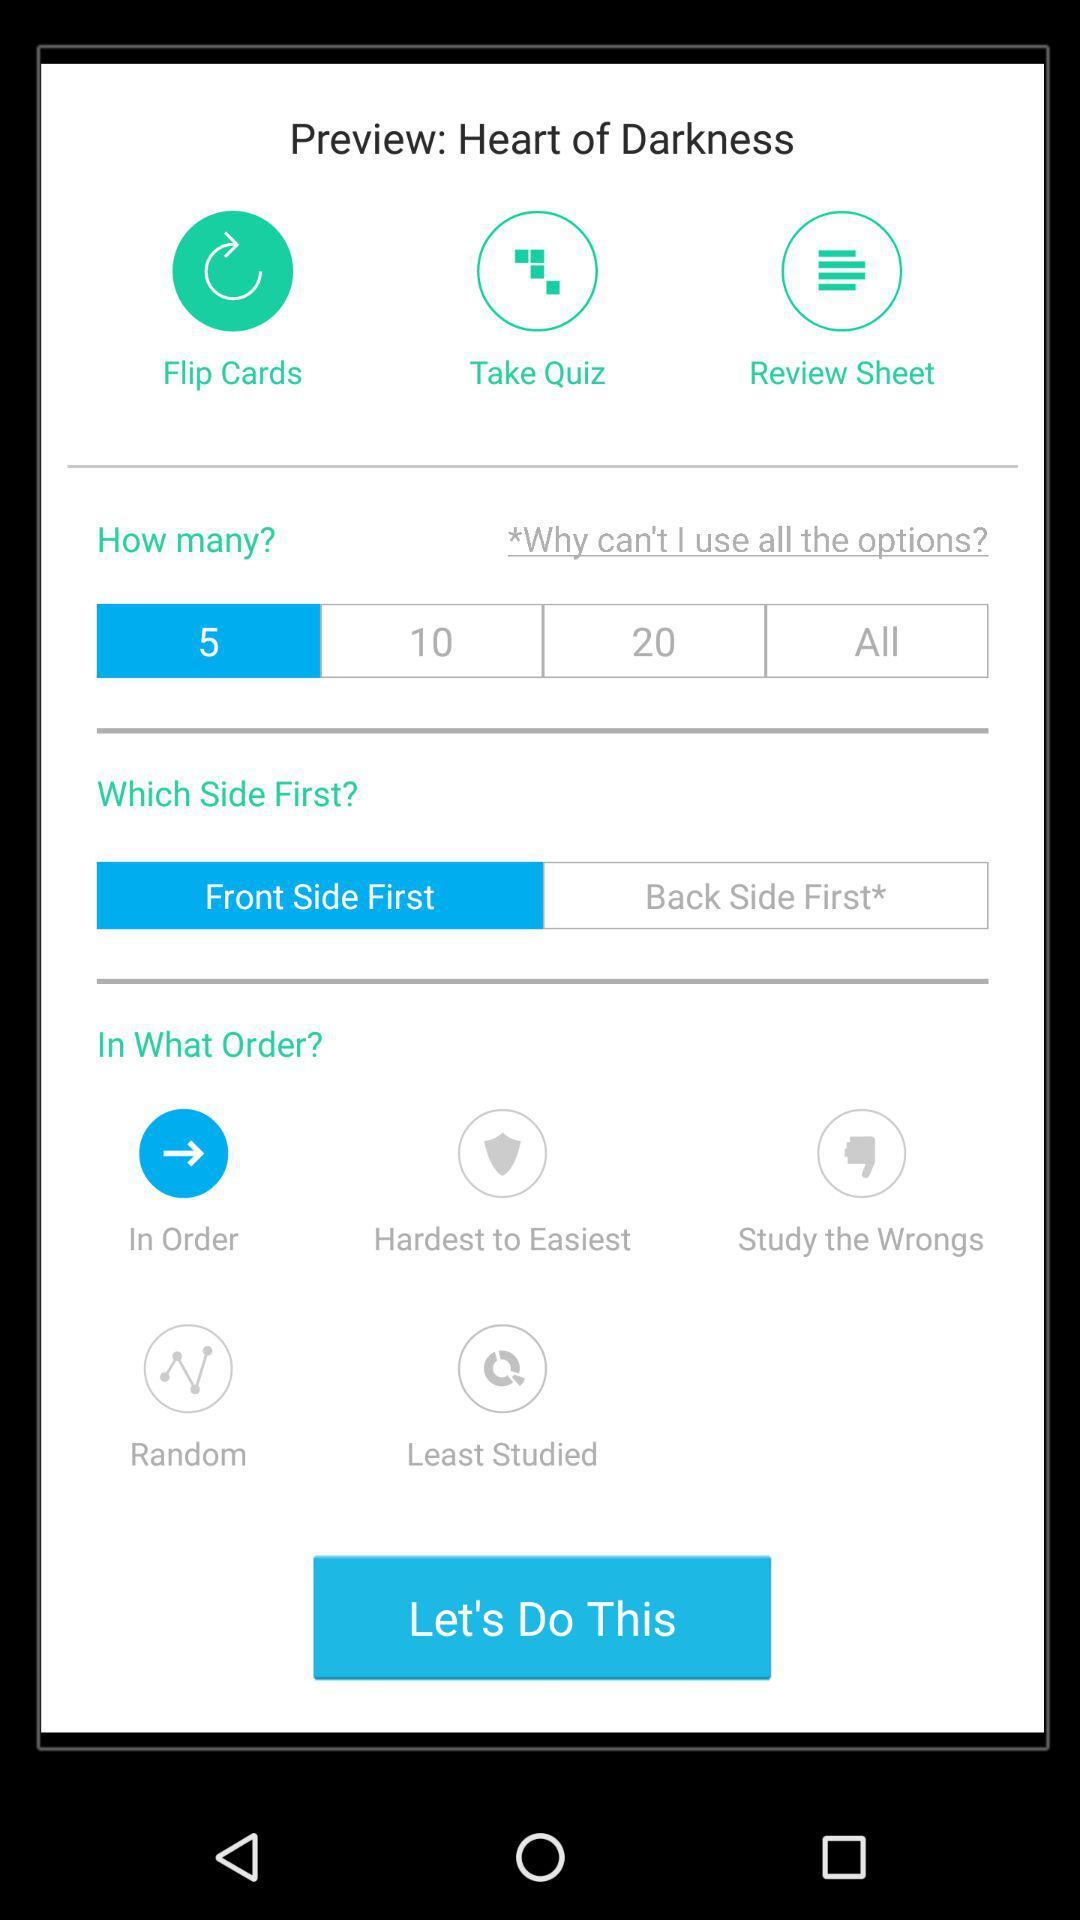  What do you see at coordinates (536, 270) in the screenshot?
I see `take a quiz` at bounding box center [536, 270].